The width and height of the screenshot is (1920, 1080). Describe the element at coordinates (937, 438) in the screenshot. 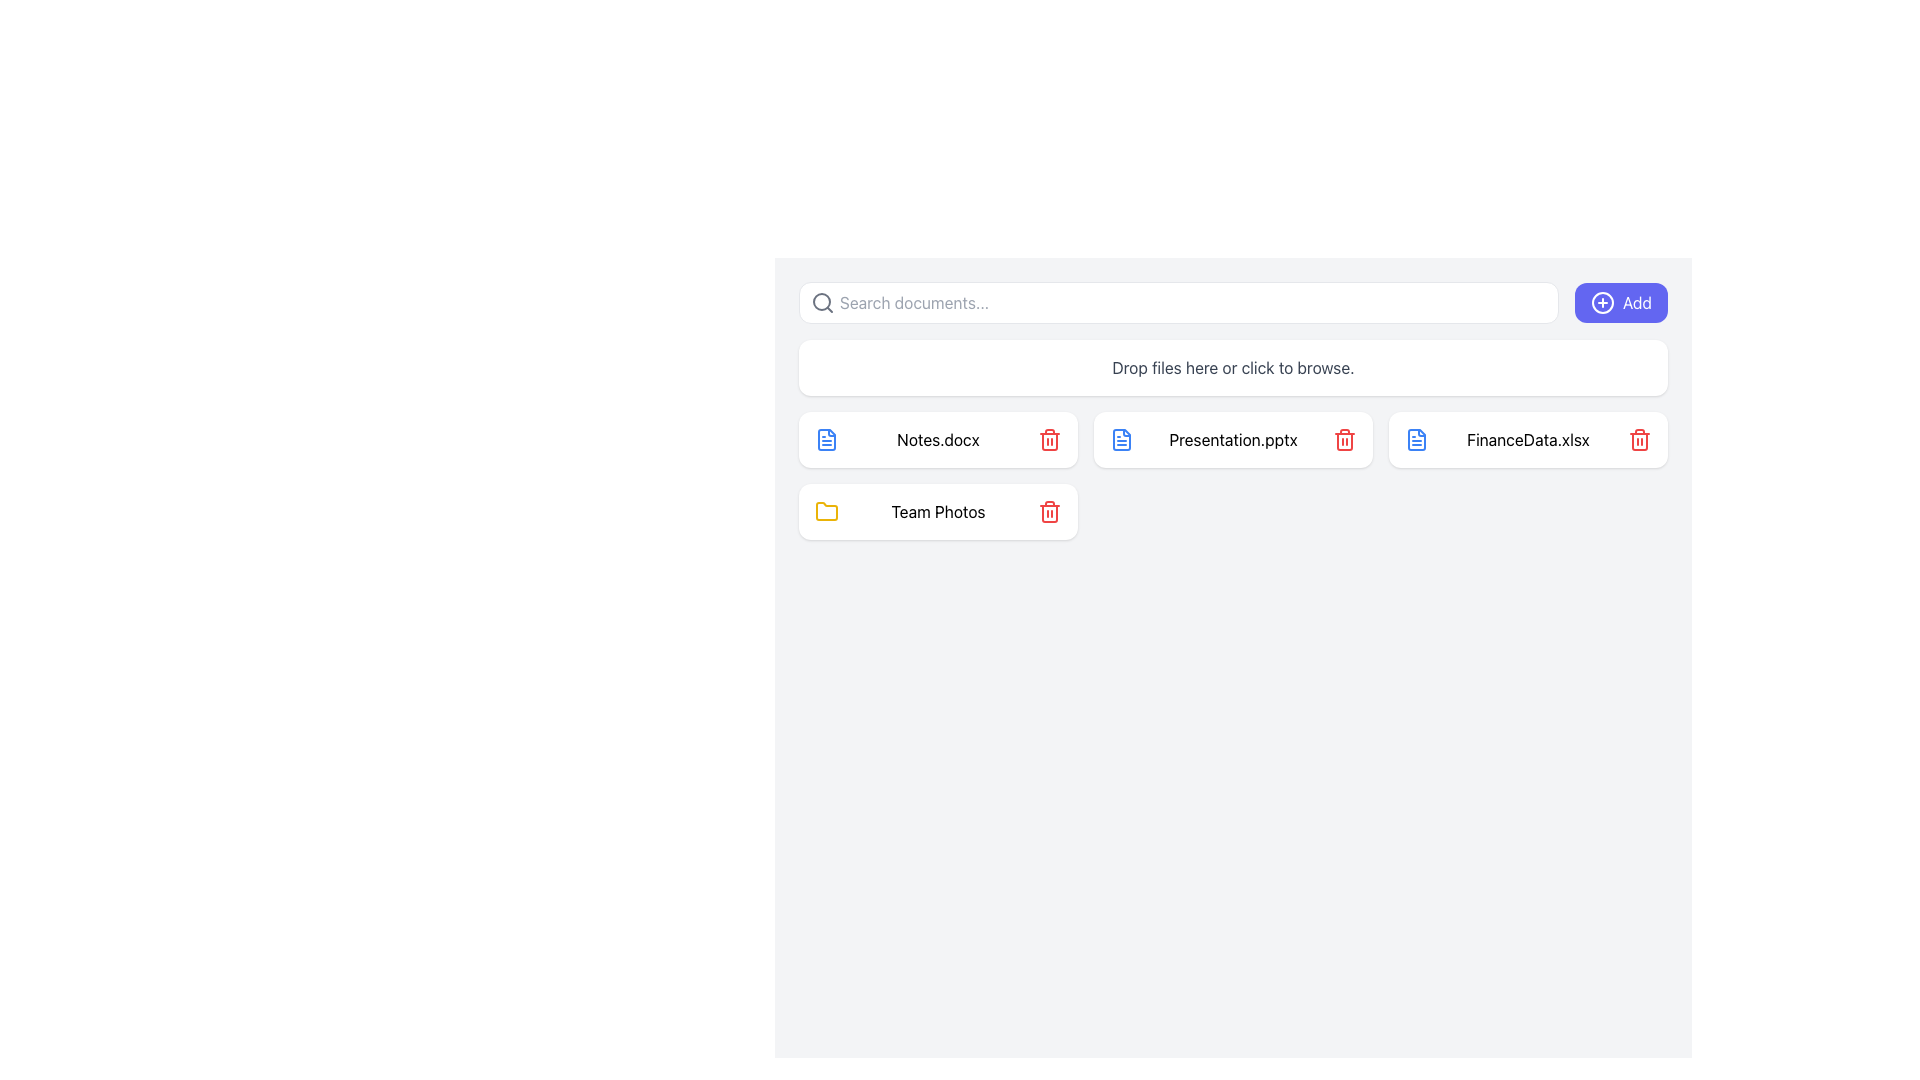

I see `the text label indicating the file name 'Notes.docx', which is positioned between a blue file icon and a red trash can icon in a horizontal list of file-like items` at that location.